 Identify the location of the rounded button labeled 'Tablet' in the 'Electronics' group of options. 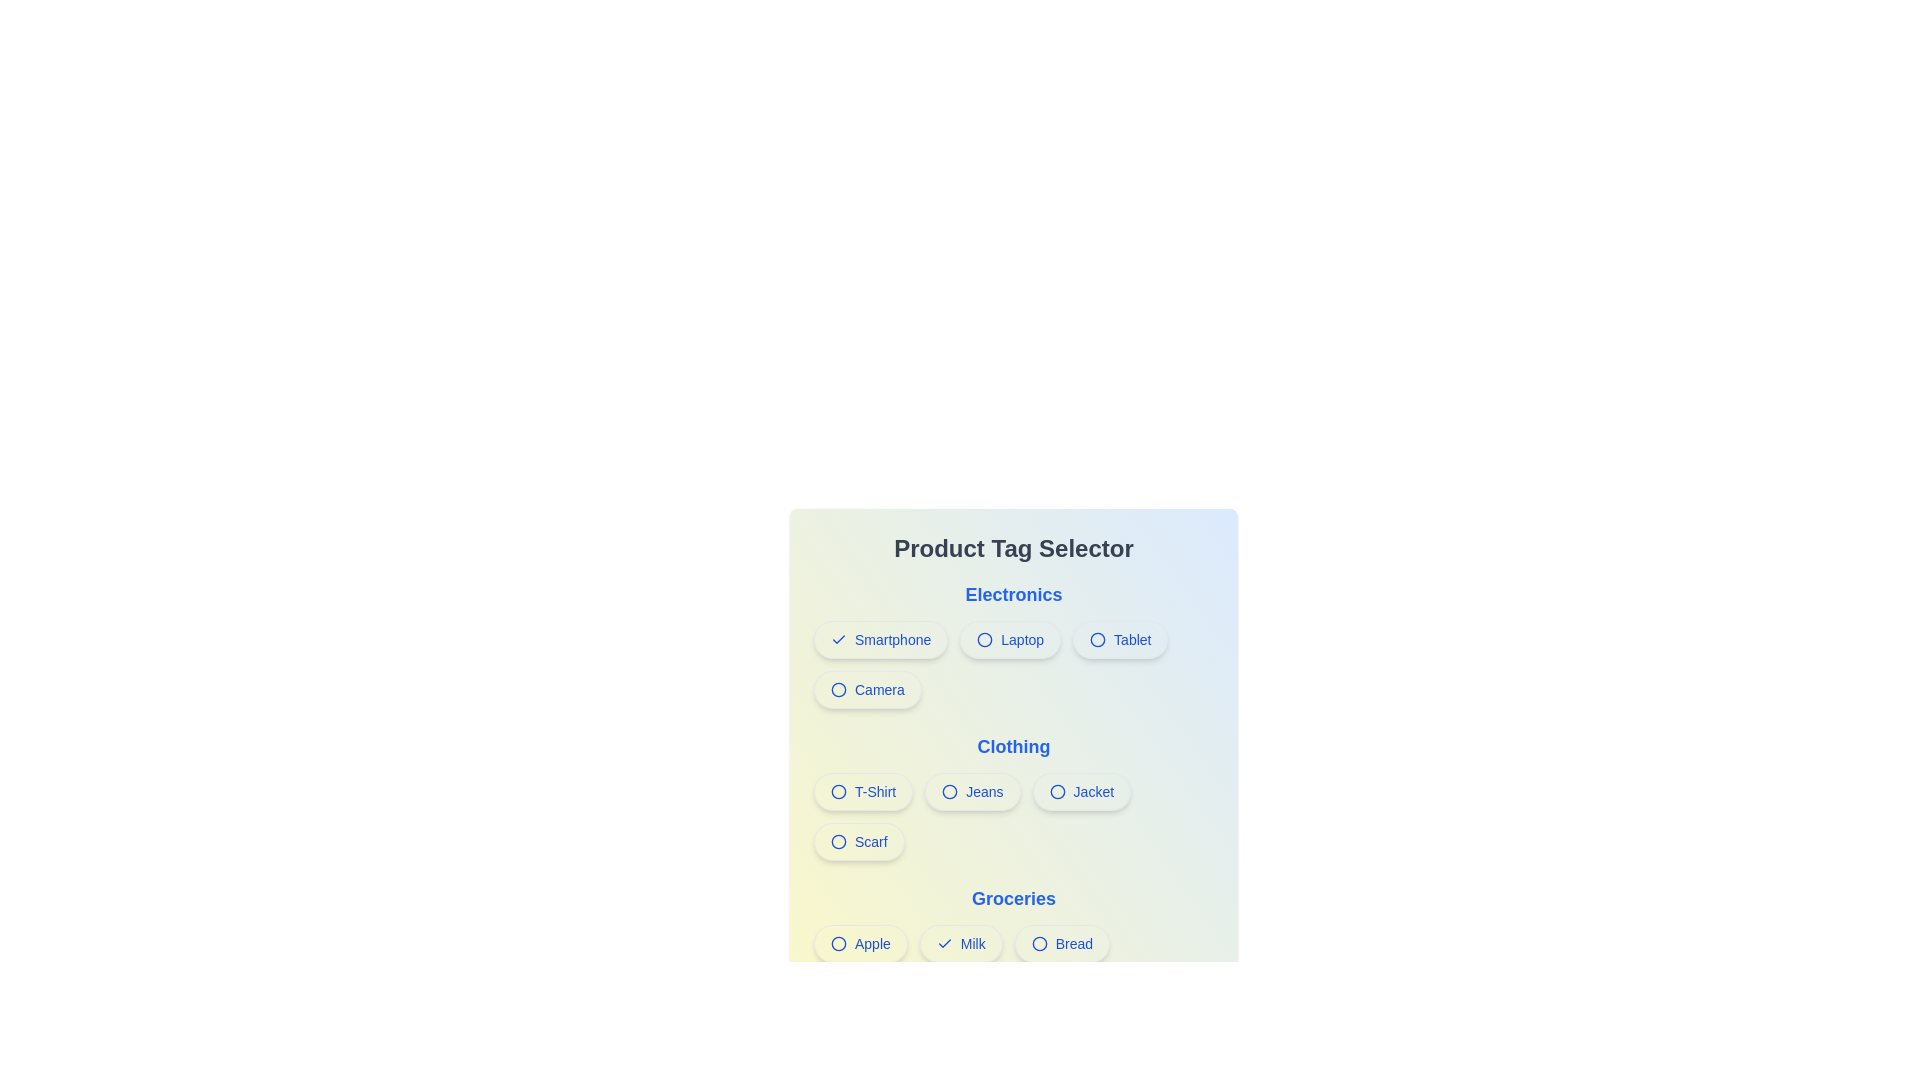
(1120, 640).